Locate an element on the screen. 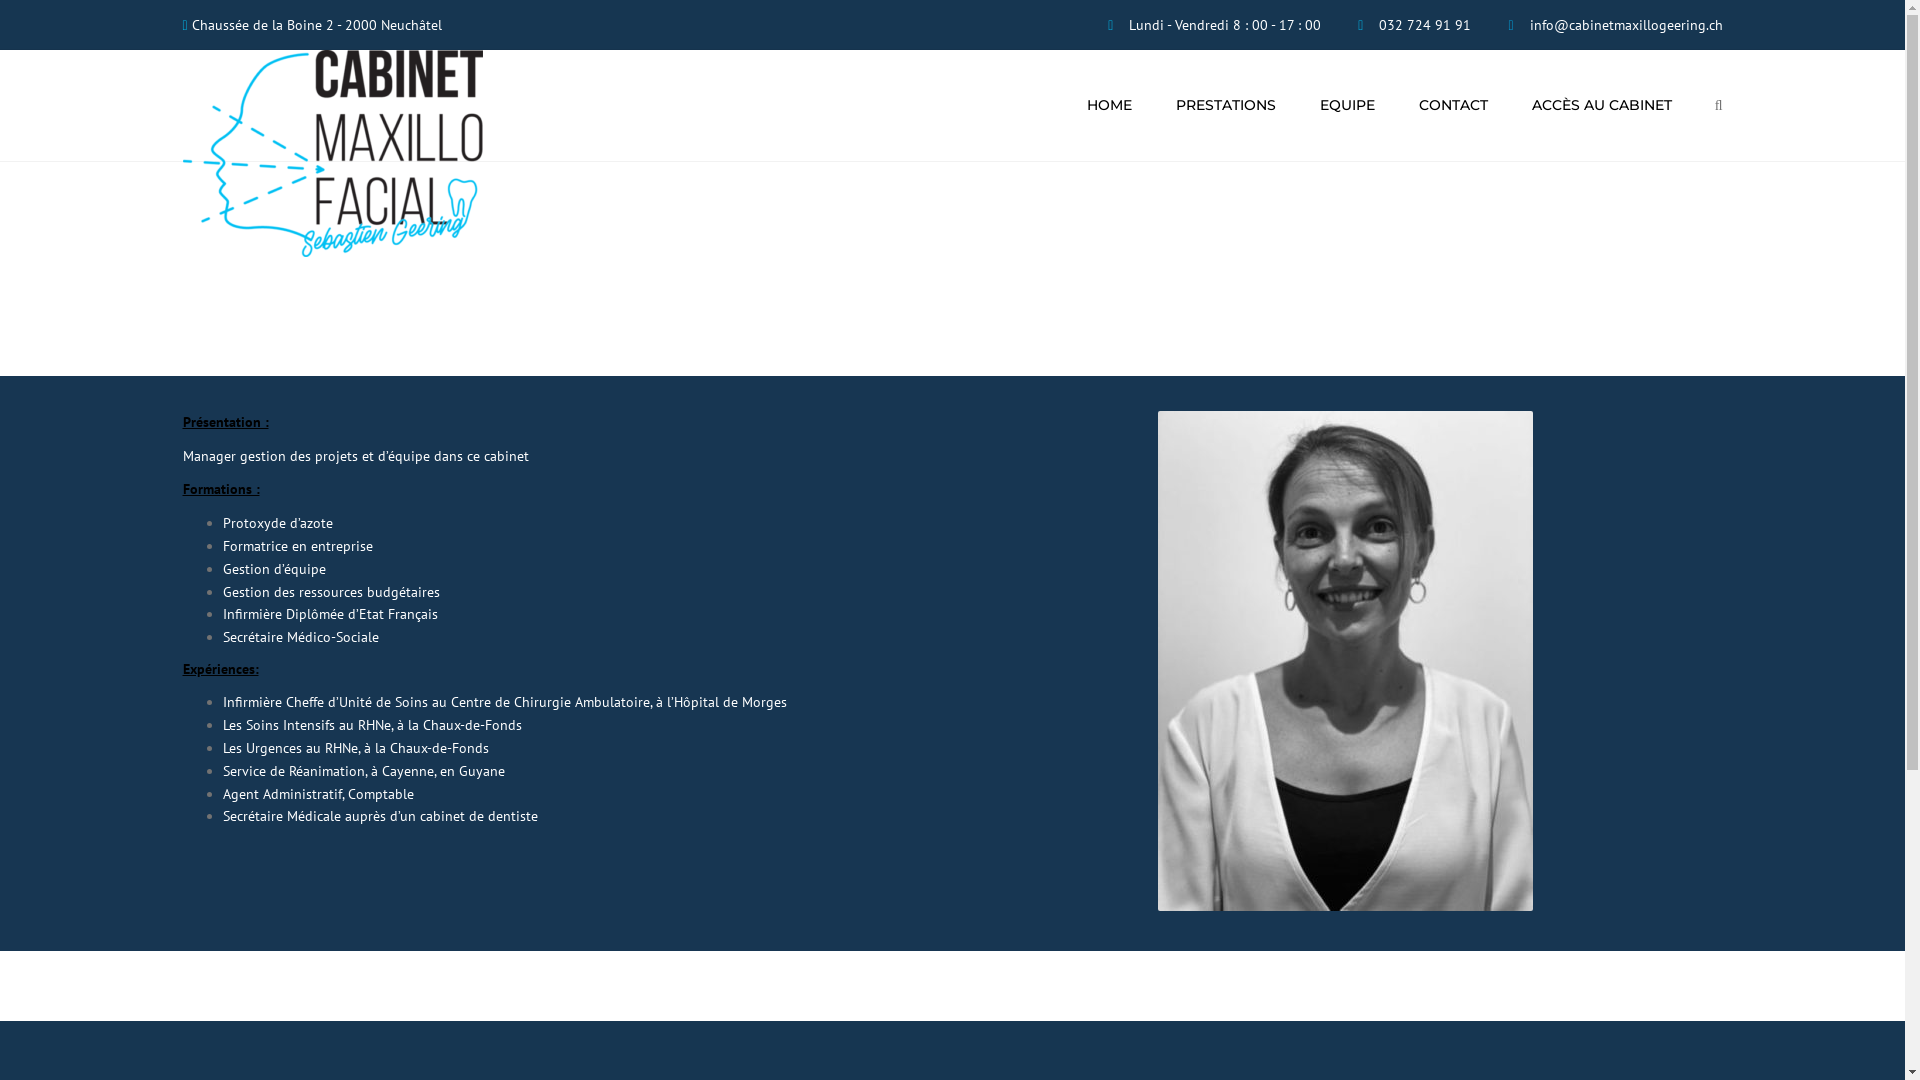 This screenshot has height=1080, width=1920. '032 724 91 91' is located at coordinates (1377, 24).